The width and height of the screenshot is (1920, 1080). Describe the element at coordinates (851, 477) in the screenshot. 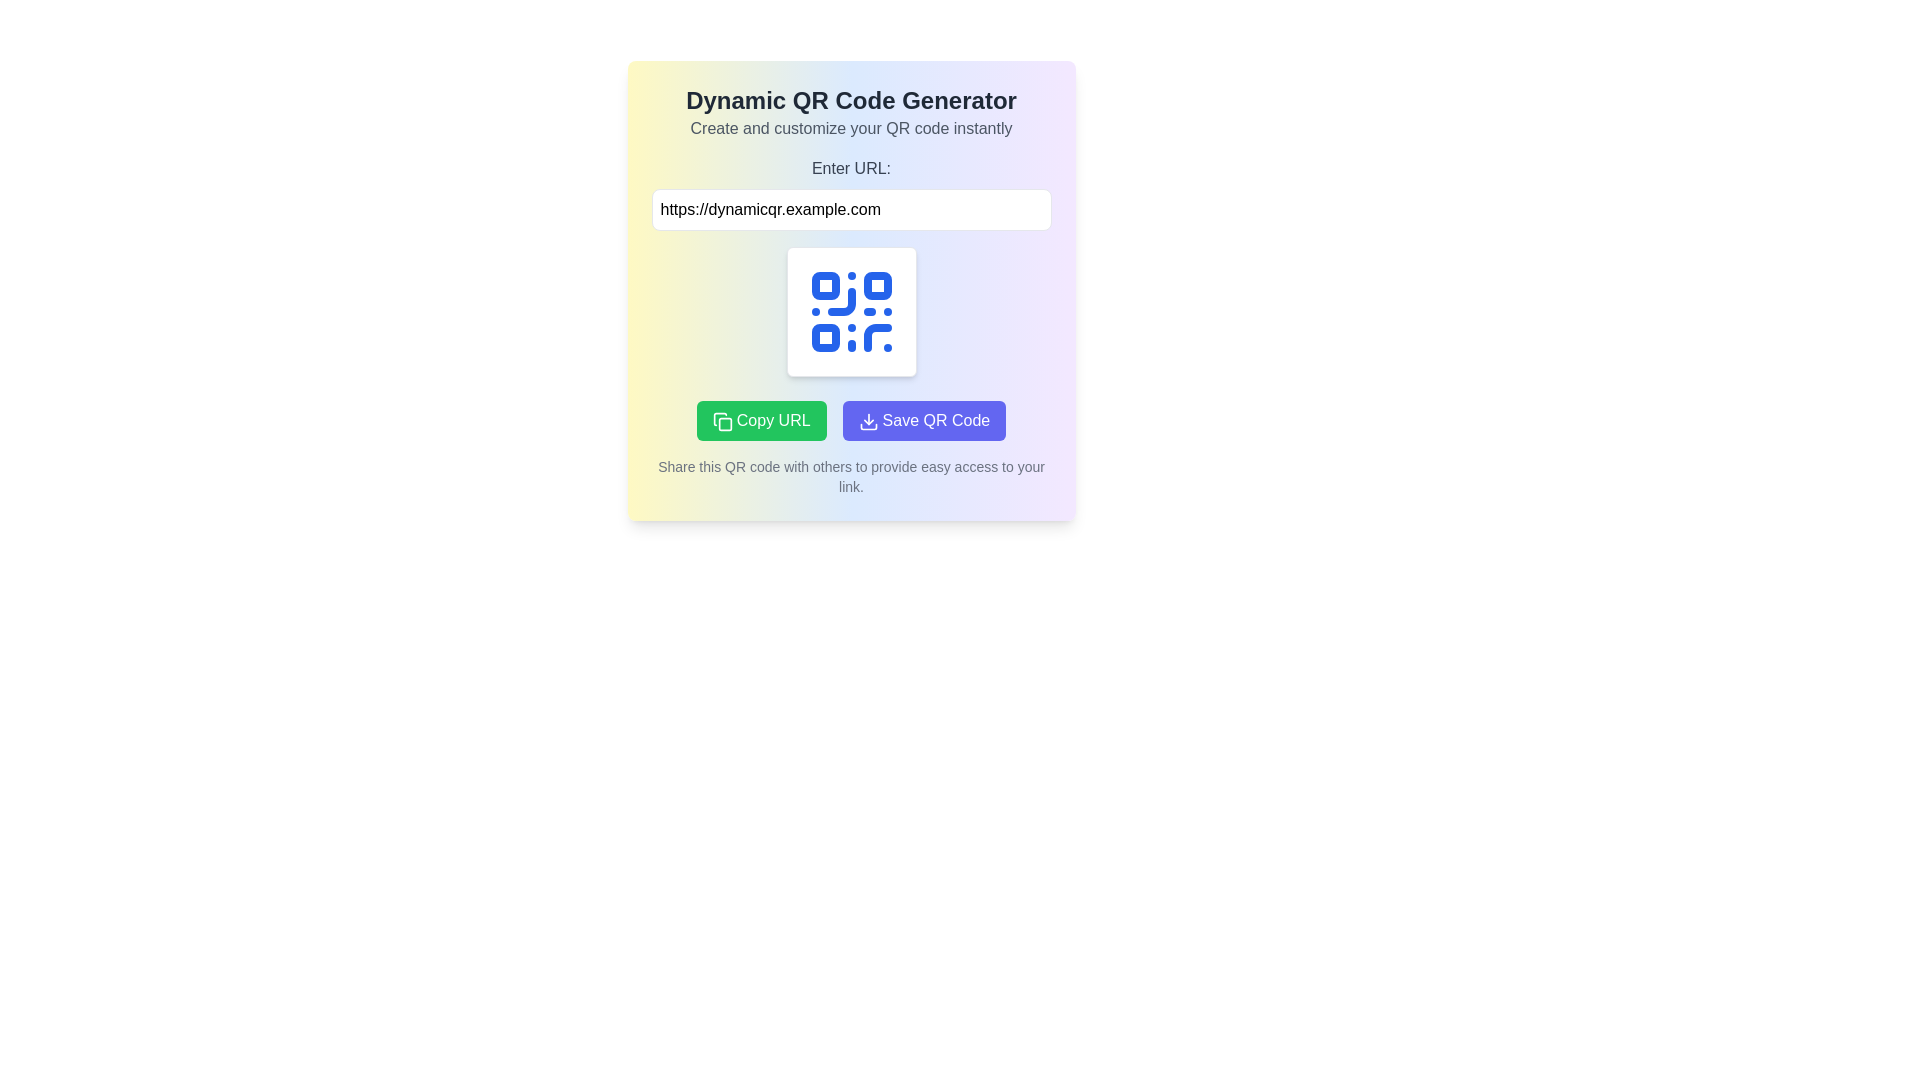

I see `the text paragraph that reads 'Share this QR code with others to provide easy access to your link.' which is styled in a small gray font and located below the 'Copy URL' and 'Save QR Code' buttons within a card layout` at that location.